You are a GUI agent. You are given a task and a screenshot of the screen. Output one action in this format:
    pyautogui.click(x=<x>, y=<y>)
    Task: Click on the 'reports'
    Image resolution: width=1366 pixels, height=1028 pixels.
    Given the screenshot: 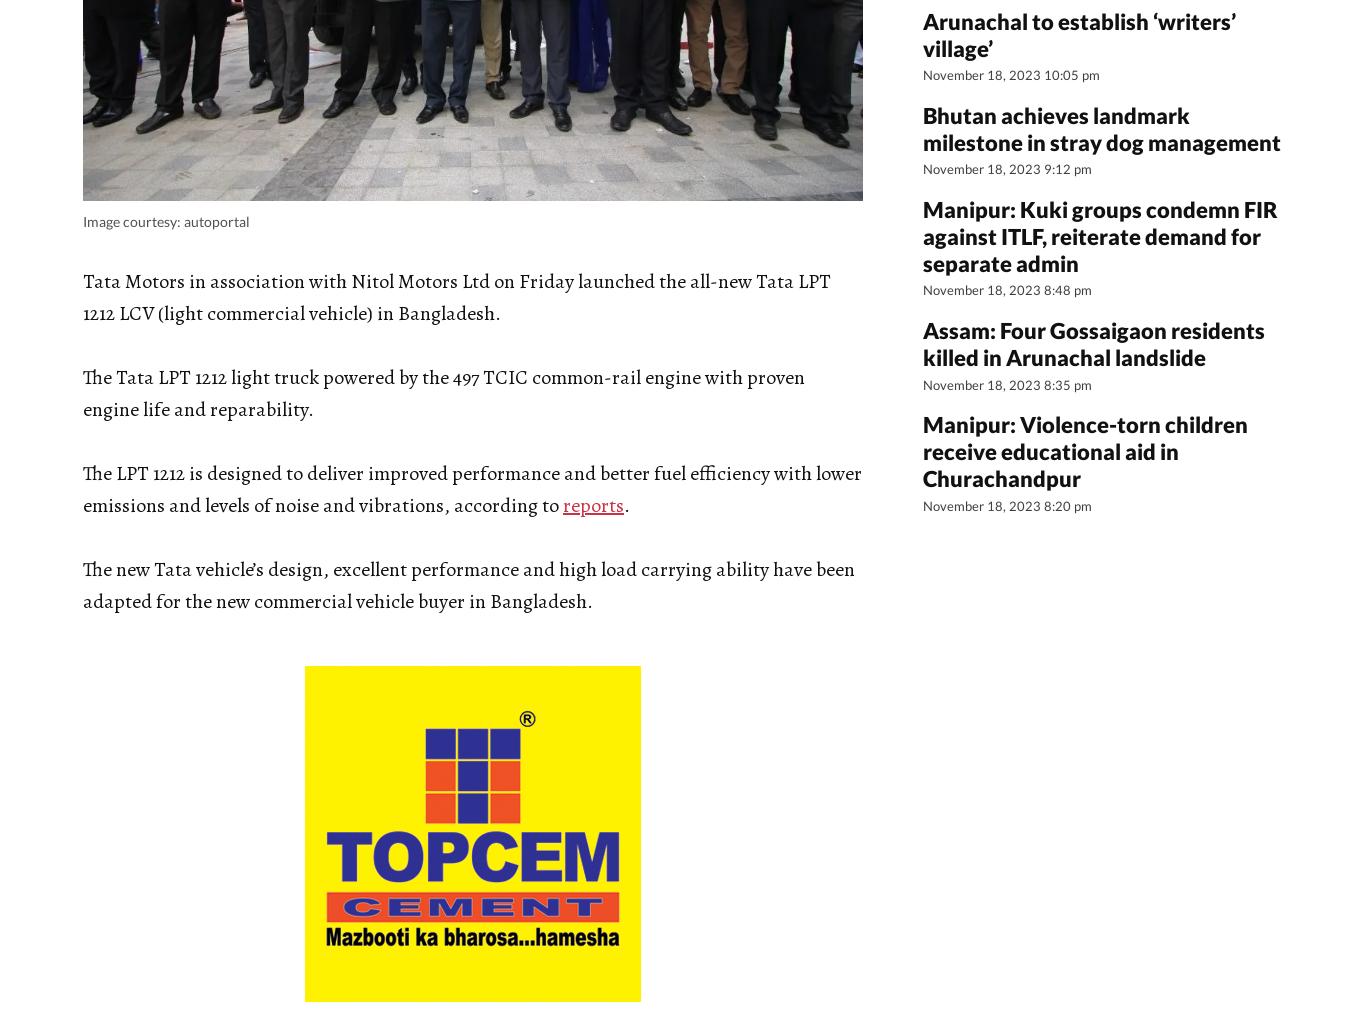 What is the action you would take?
    pyautogui.click(x=592, y=503)
    